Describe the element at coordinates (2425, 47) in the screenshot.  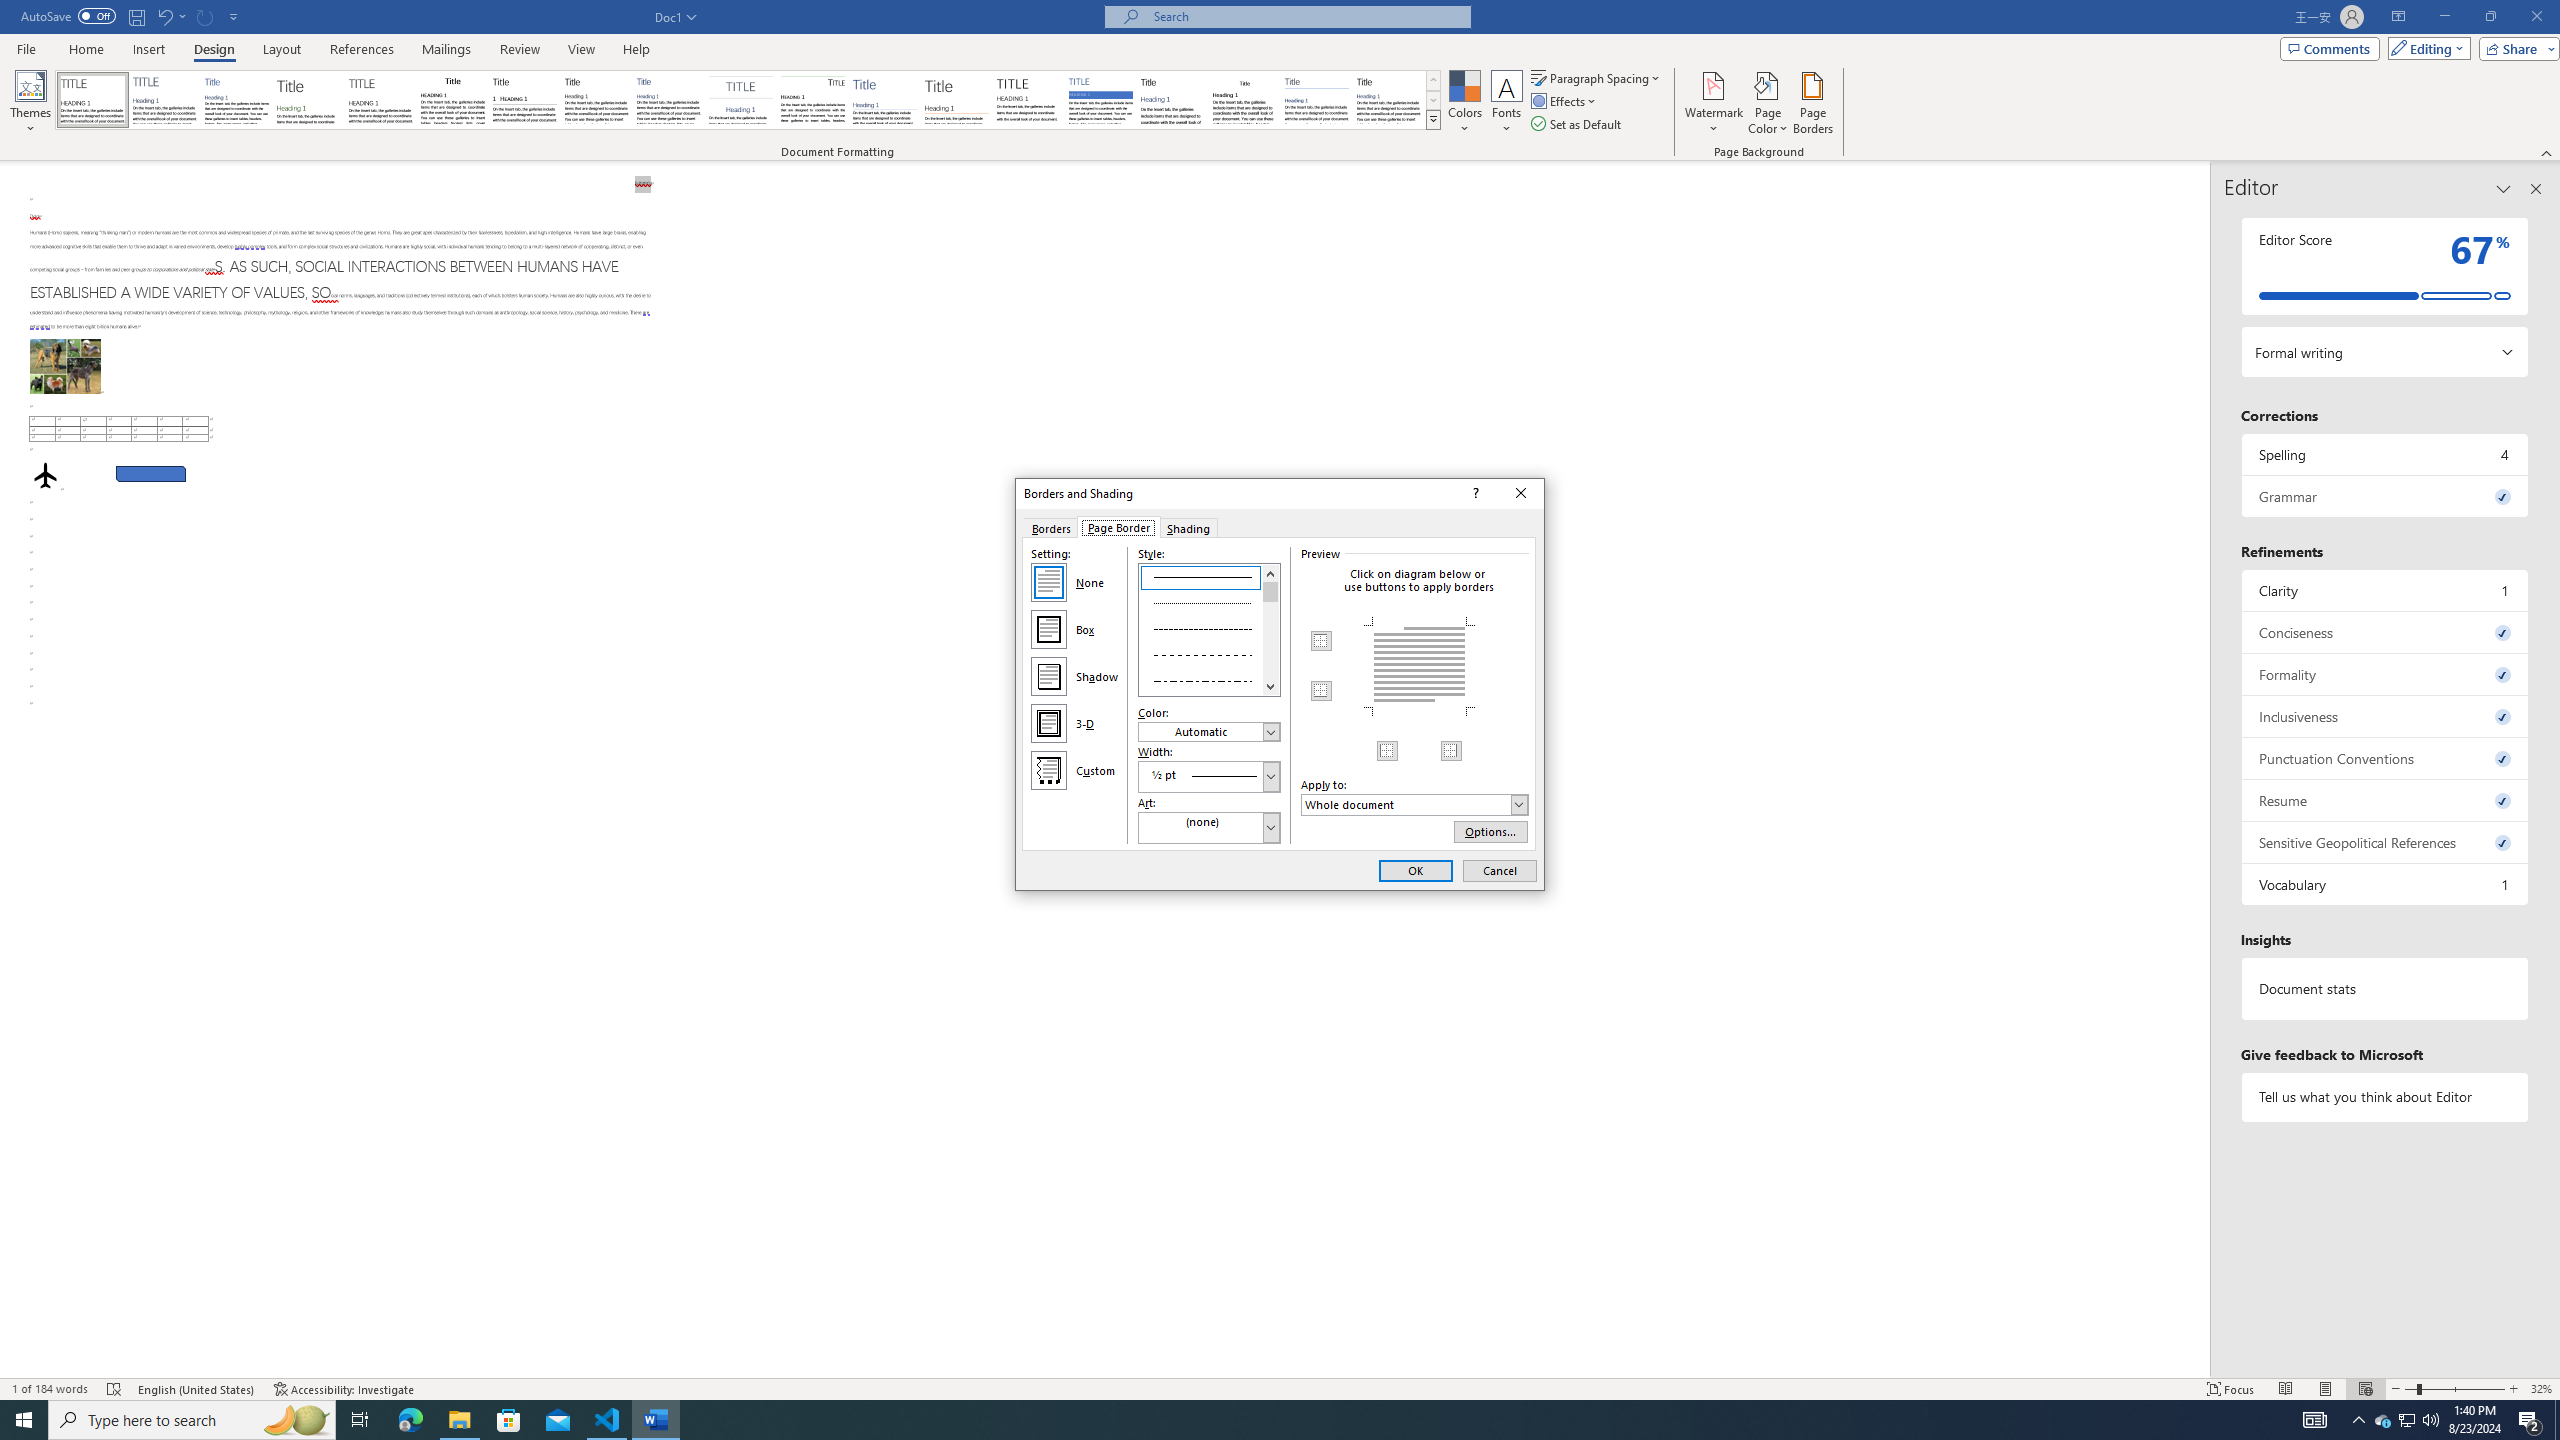
I see `'Editing'` at that location.